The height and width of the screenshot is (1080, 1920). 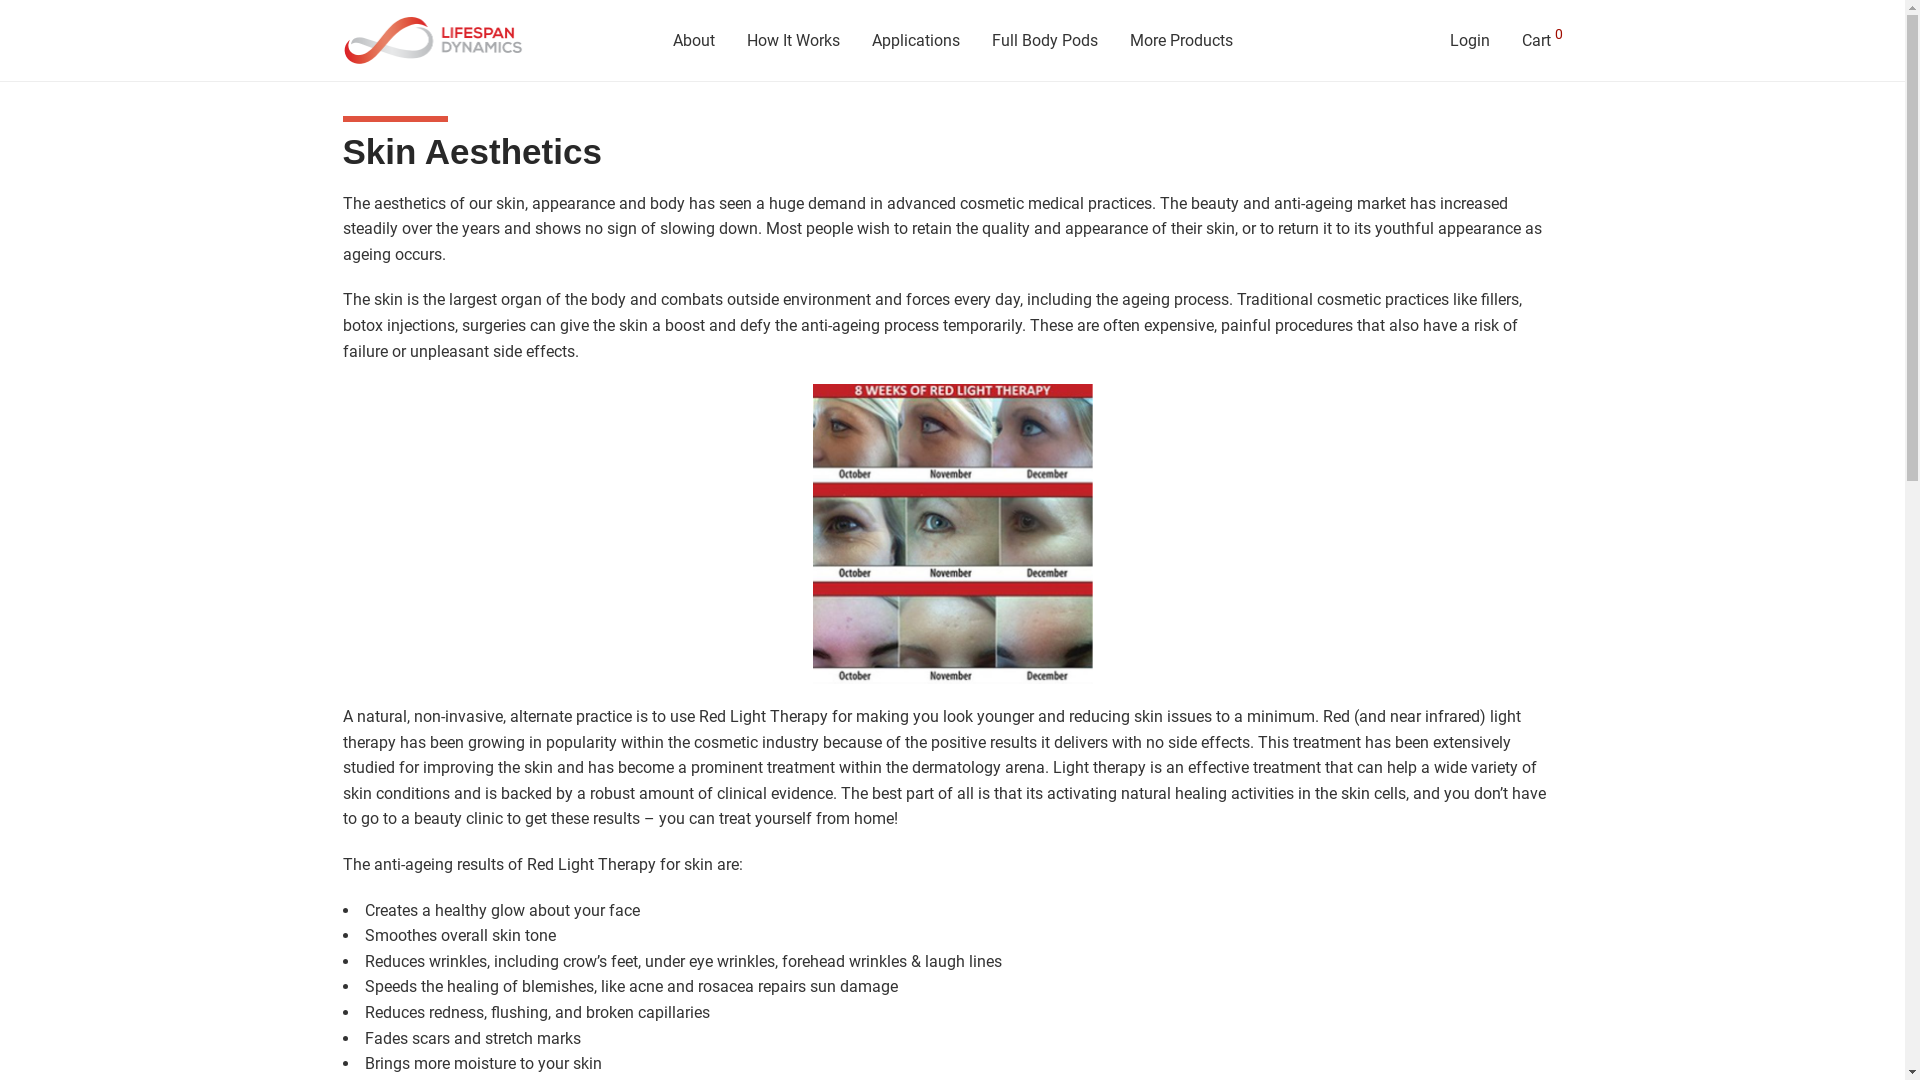 I want to click on 'Applications', so click(x=915, y=41).